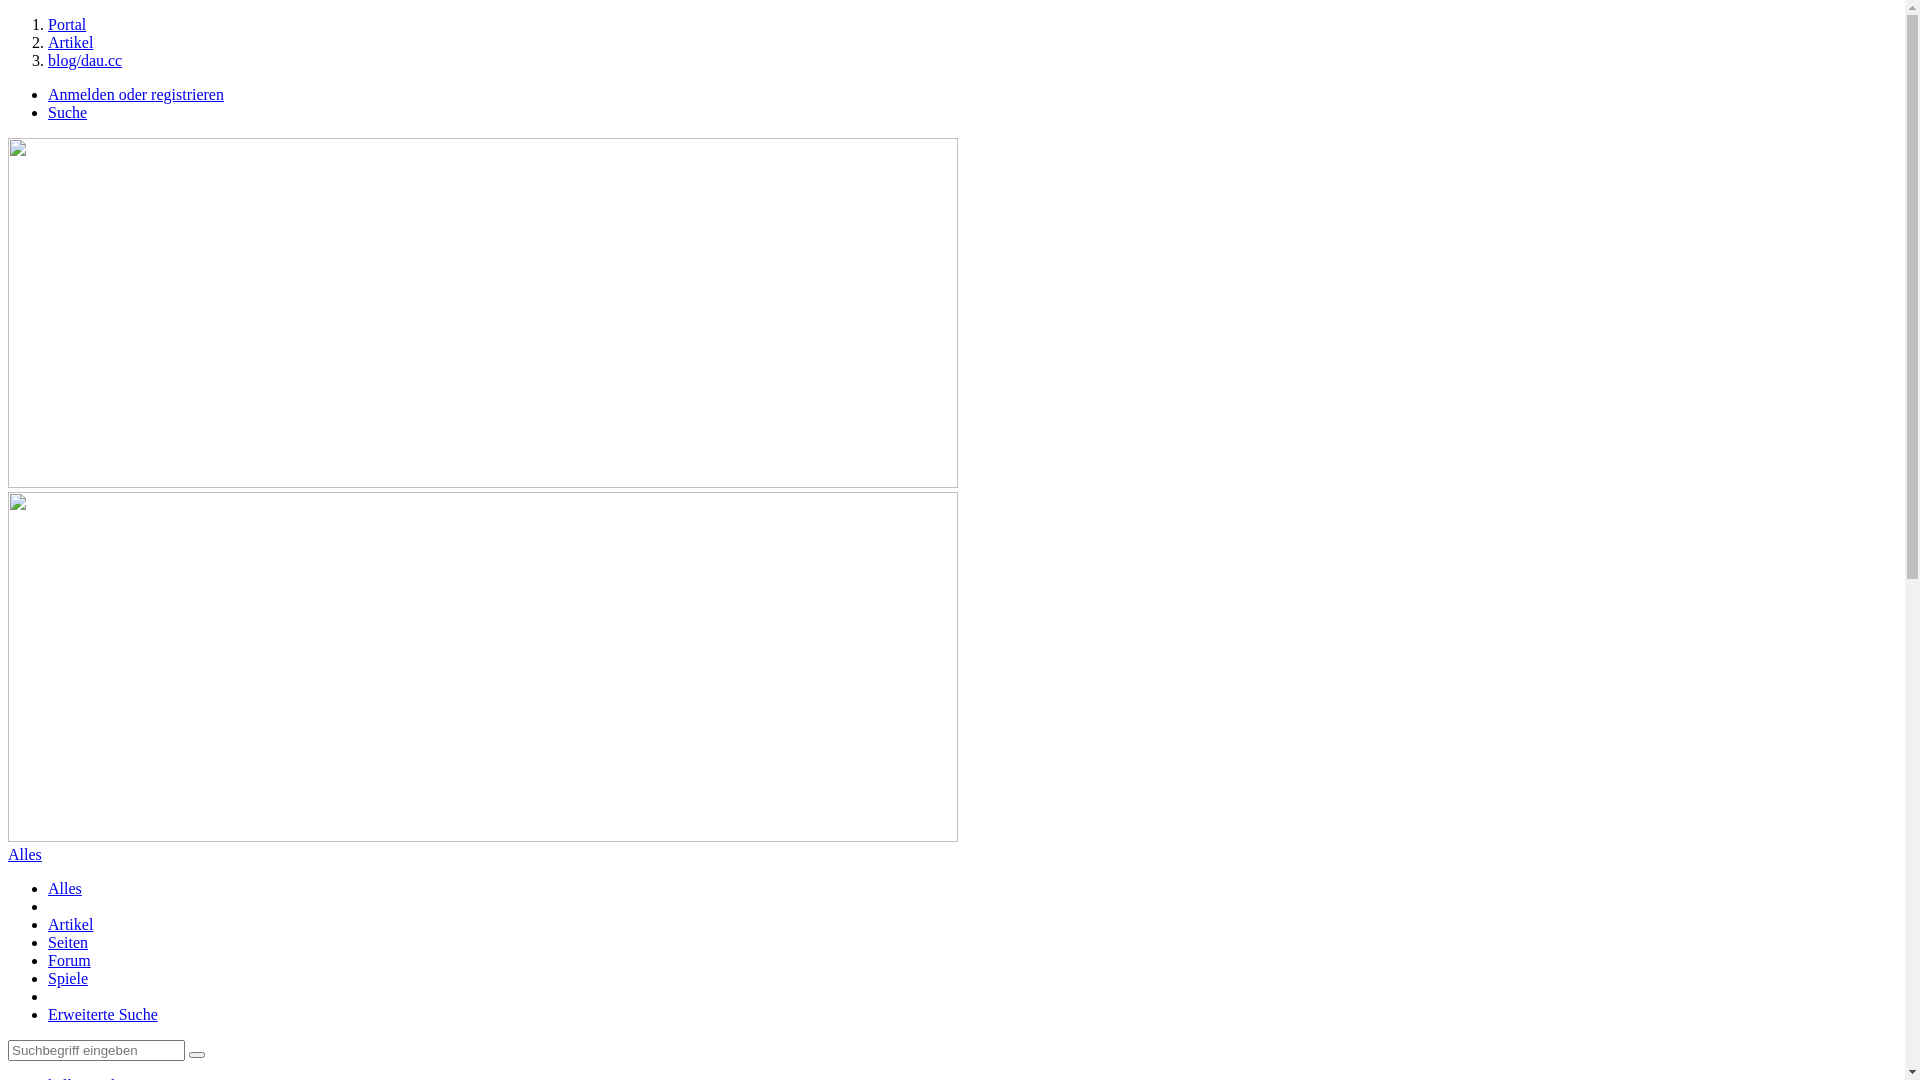 The image size is (1920, 1080). Describe the element at coordinates (69, 959) in the screenshot. I see `'Forum'` at that location.